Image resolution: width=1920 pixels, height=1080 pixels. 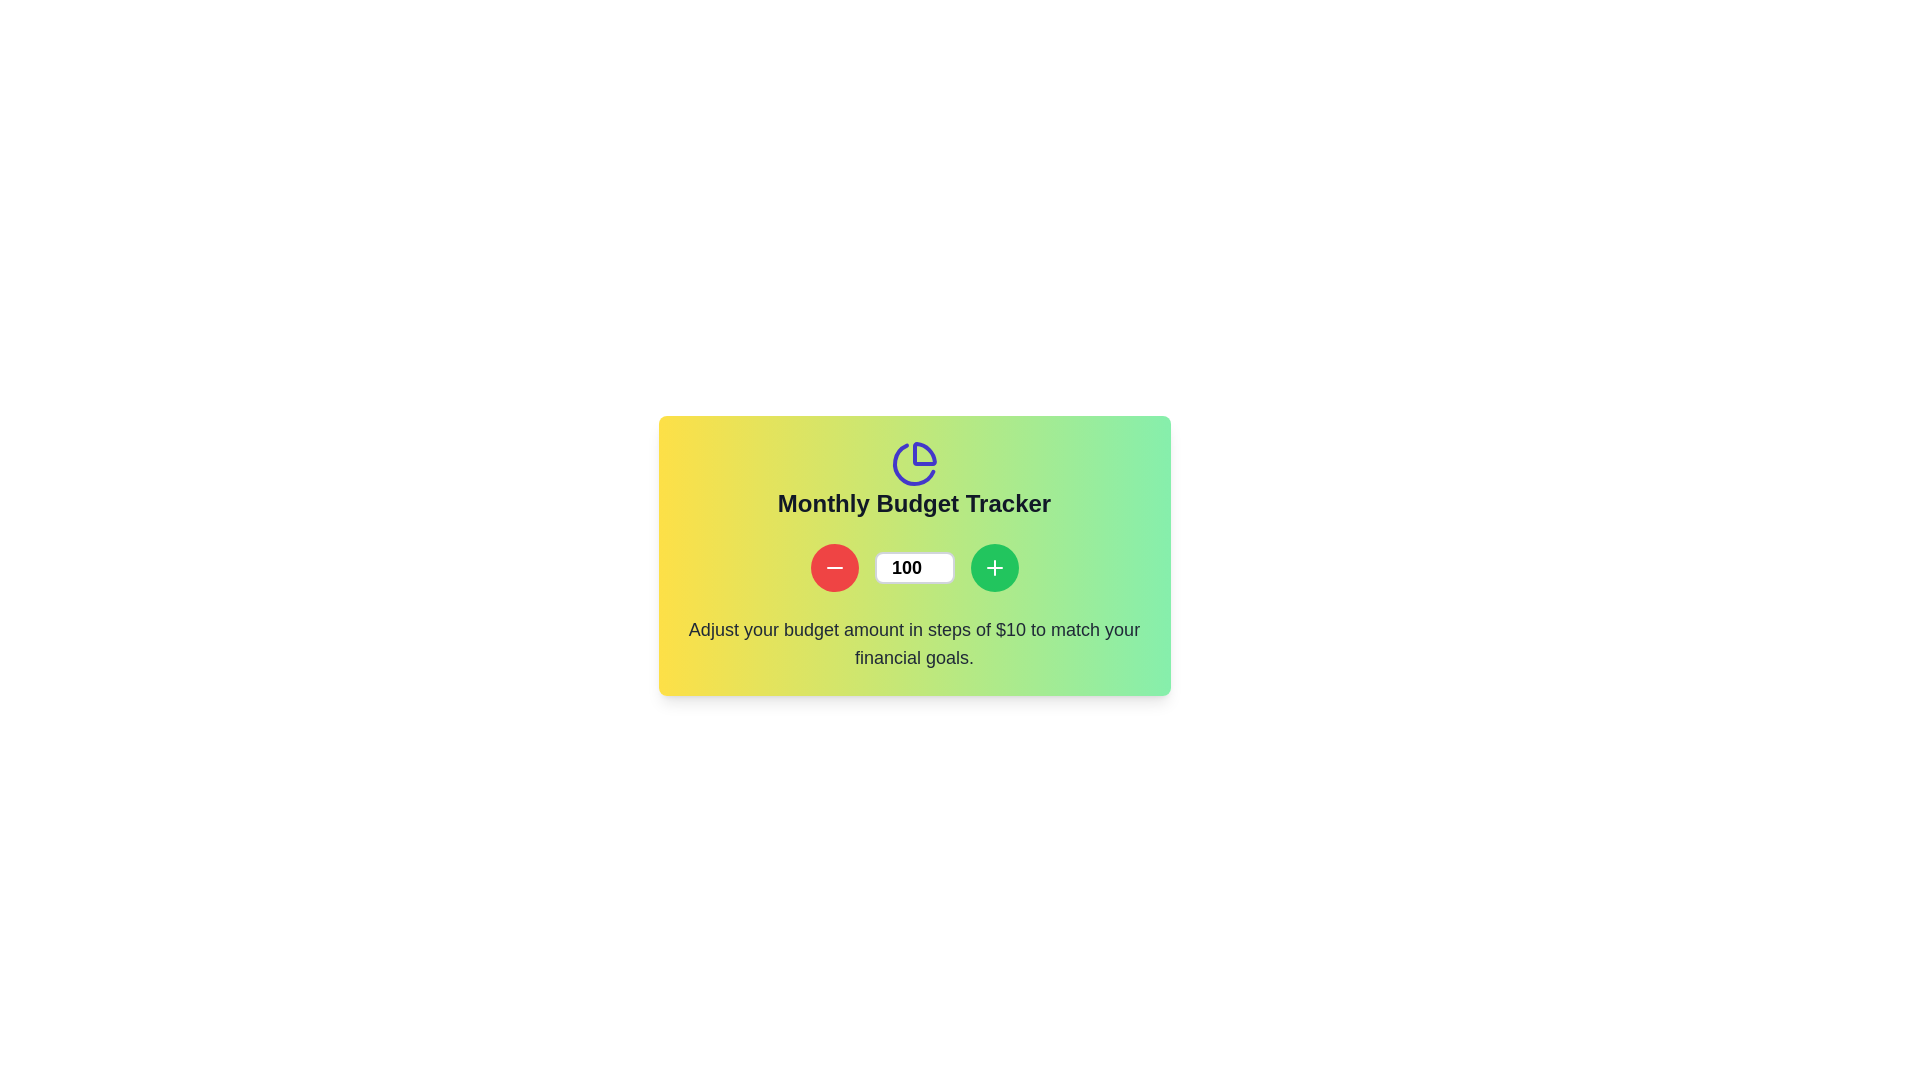 What do you see at coordinates (994, 567) in the screenshot?
I see `the button used to increase the value in the adjacent number input field, located to the right of the number input field` at bounding box center [994, 567].